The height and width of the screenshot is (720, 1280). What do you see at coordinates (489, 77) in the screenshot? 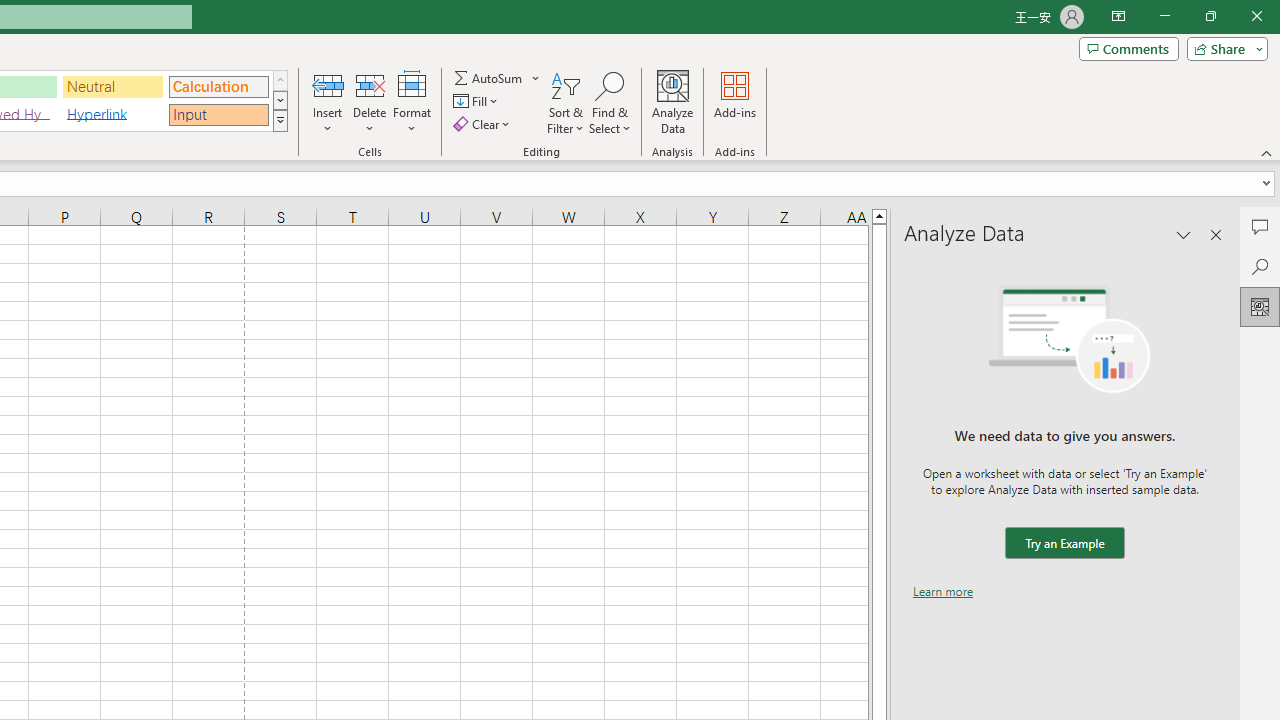
I see `'Sum'` at bounding box center [489, 77].